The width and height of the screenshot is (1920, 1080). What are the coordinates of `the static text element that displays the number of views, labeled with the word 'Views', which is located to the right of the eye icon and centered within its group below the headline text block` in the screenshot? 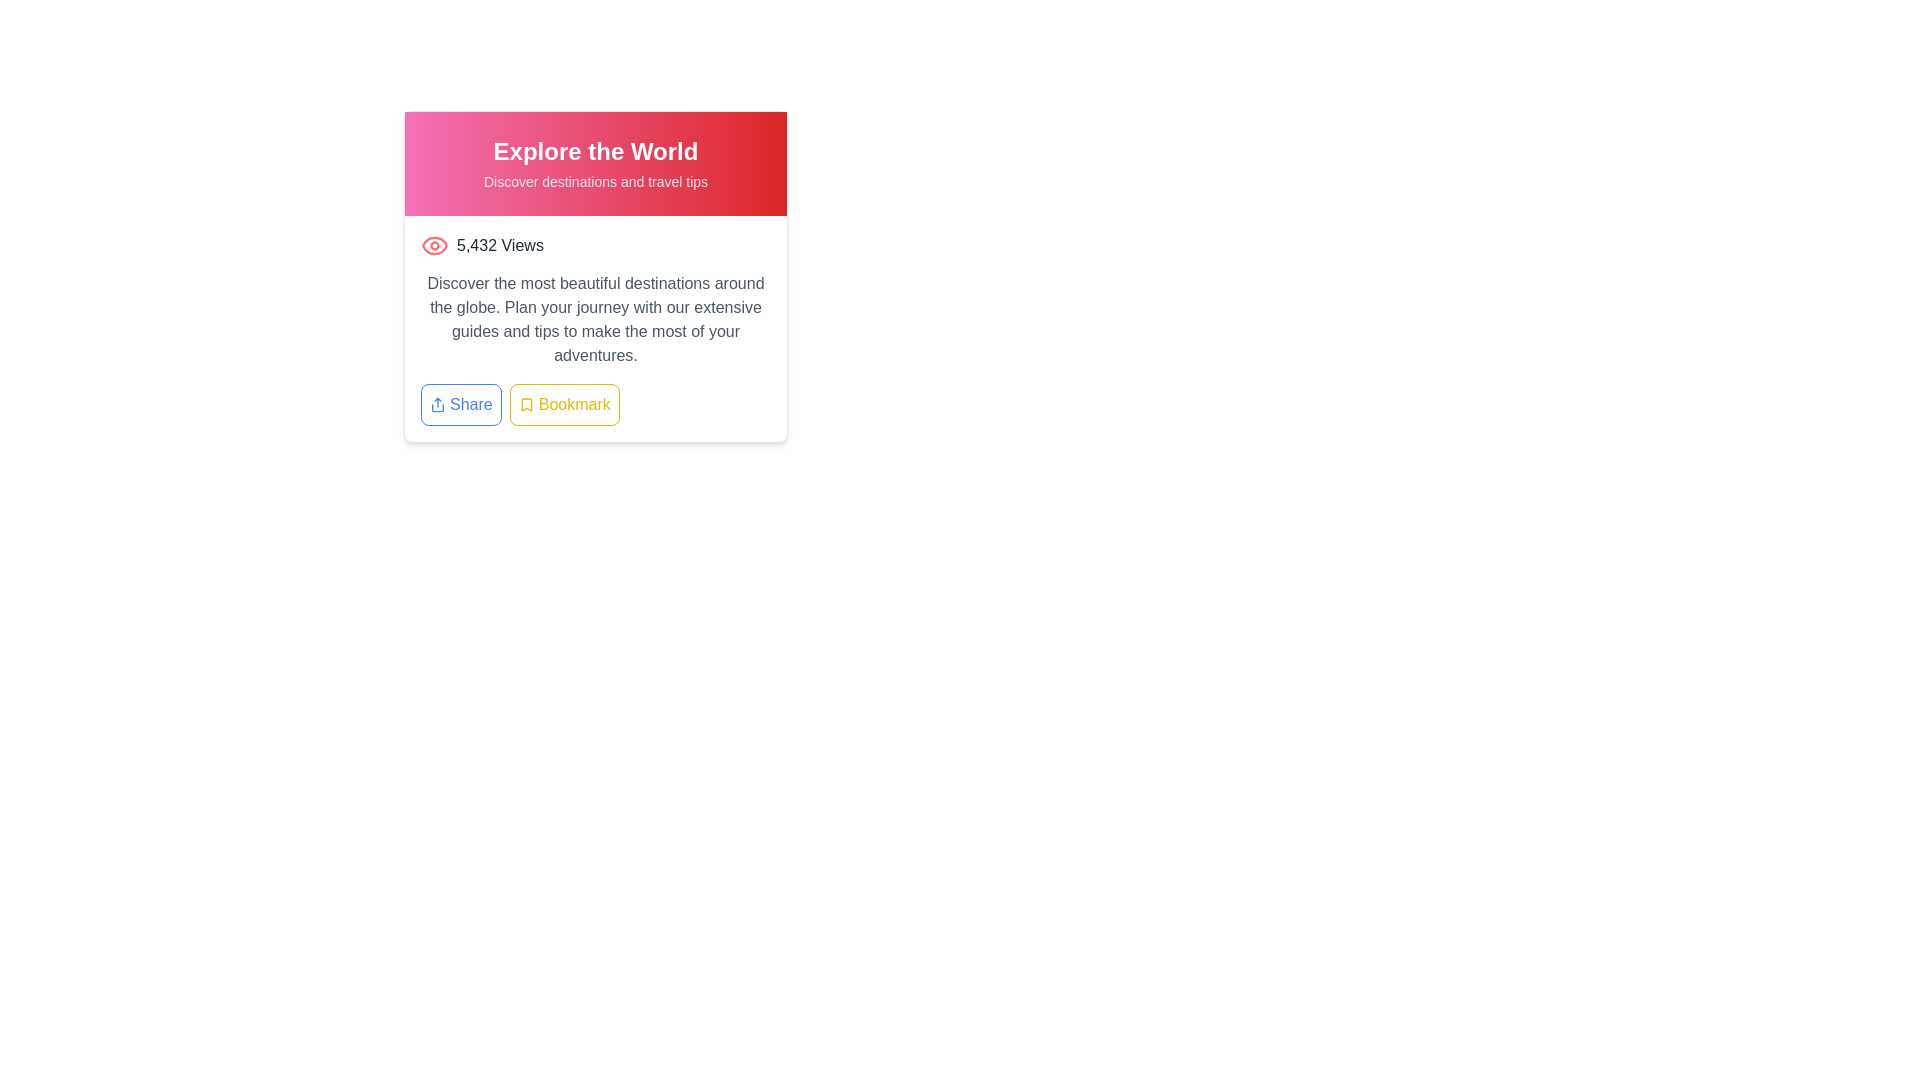 It's located at (500, 245).